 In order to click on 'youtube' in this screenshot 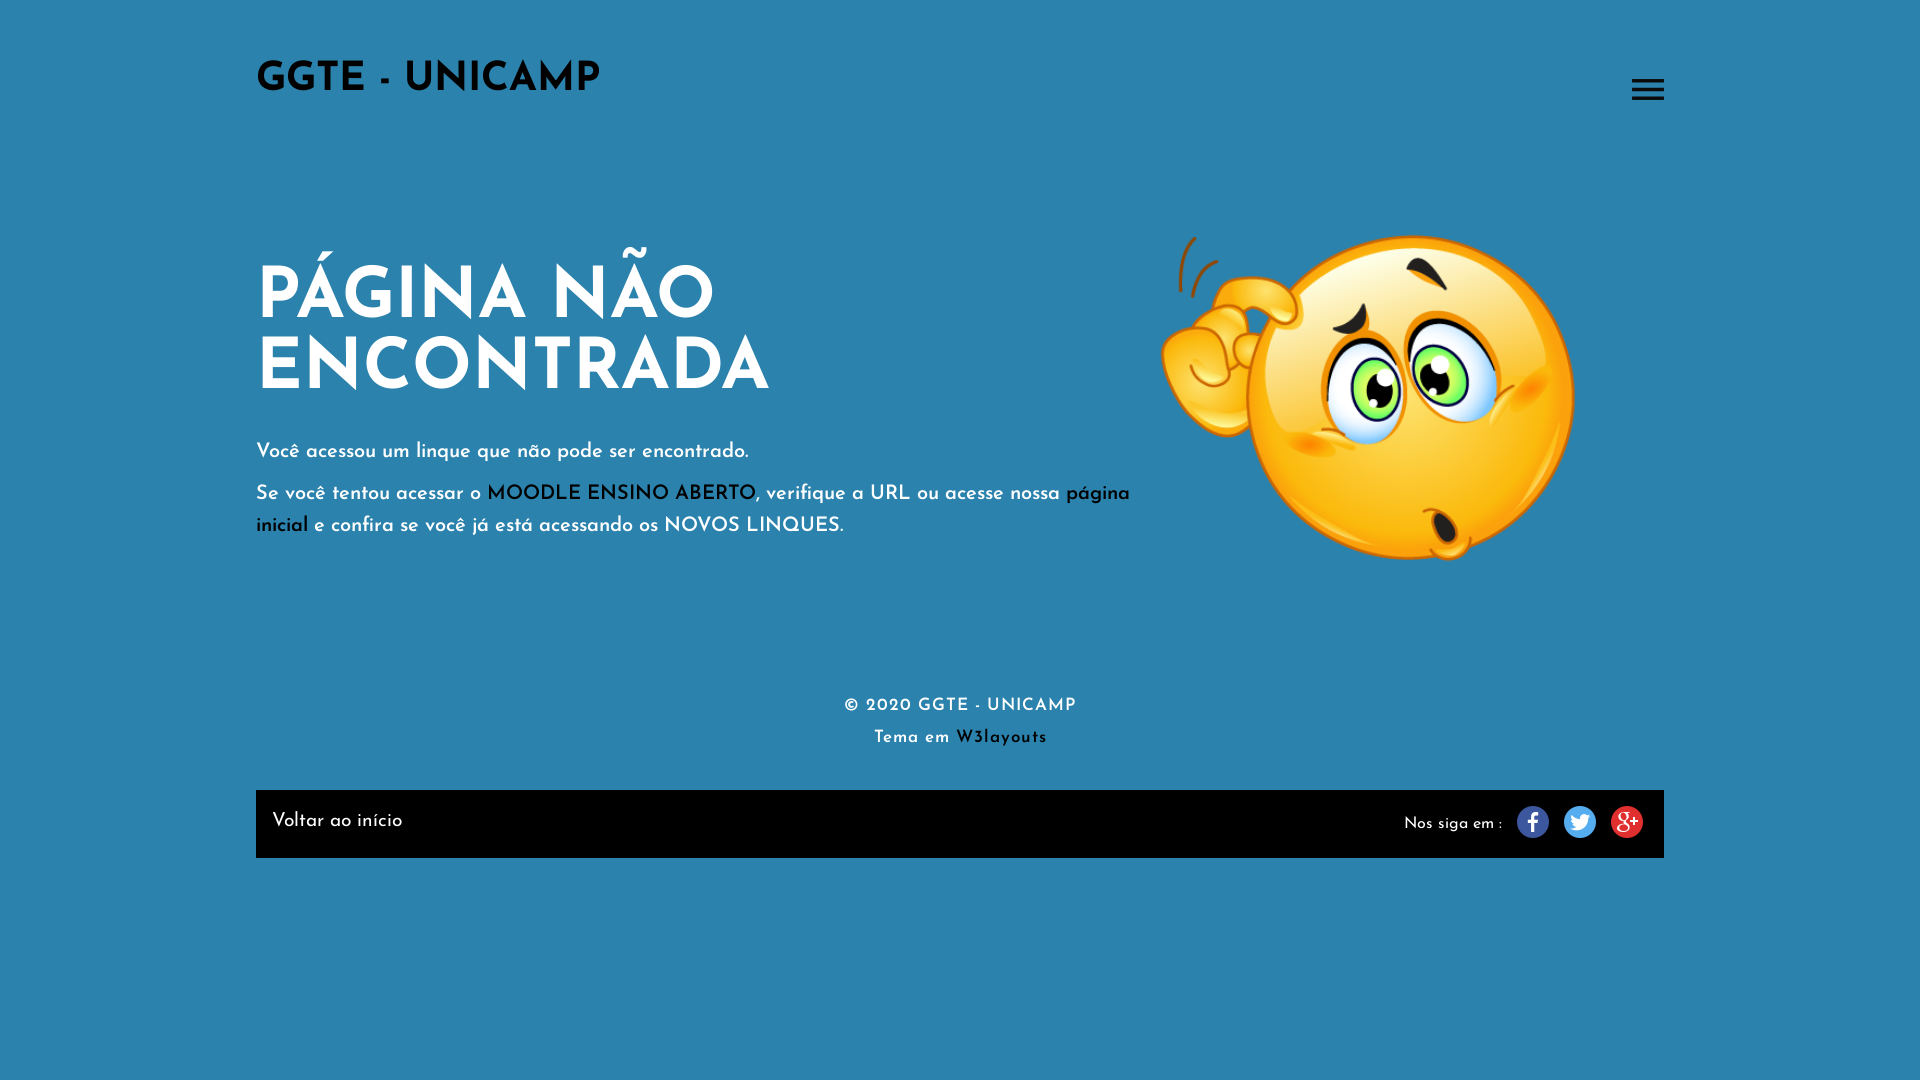, I will do `click(1627, 821)`.